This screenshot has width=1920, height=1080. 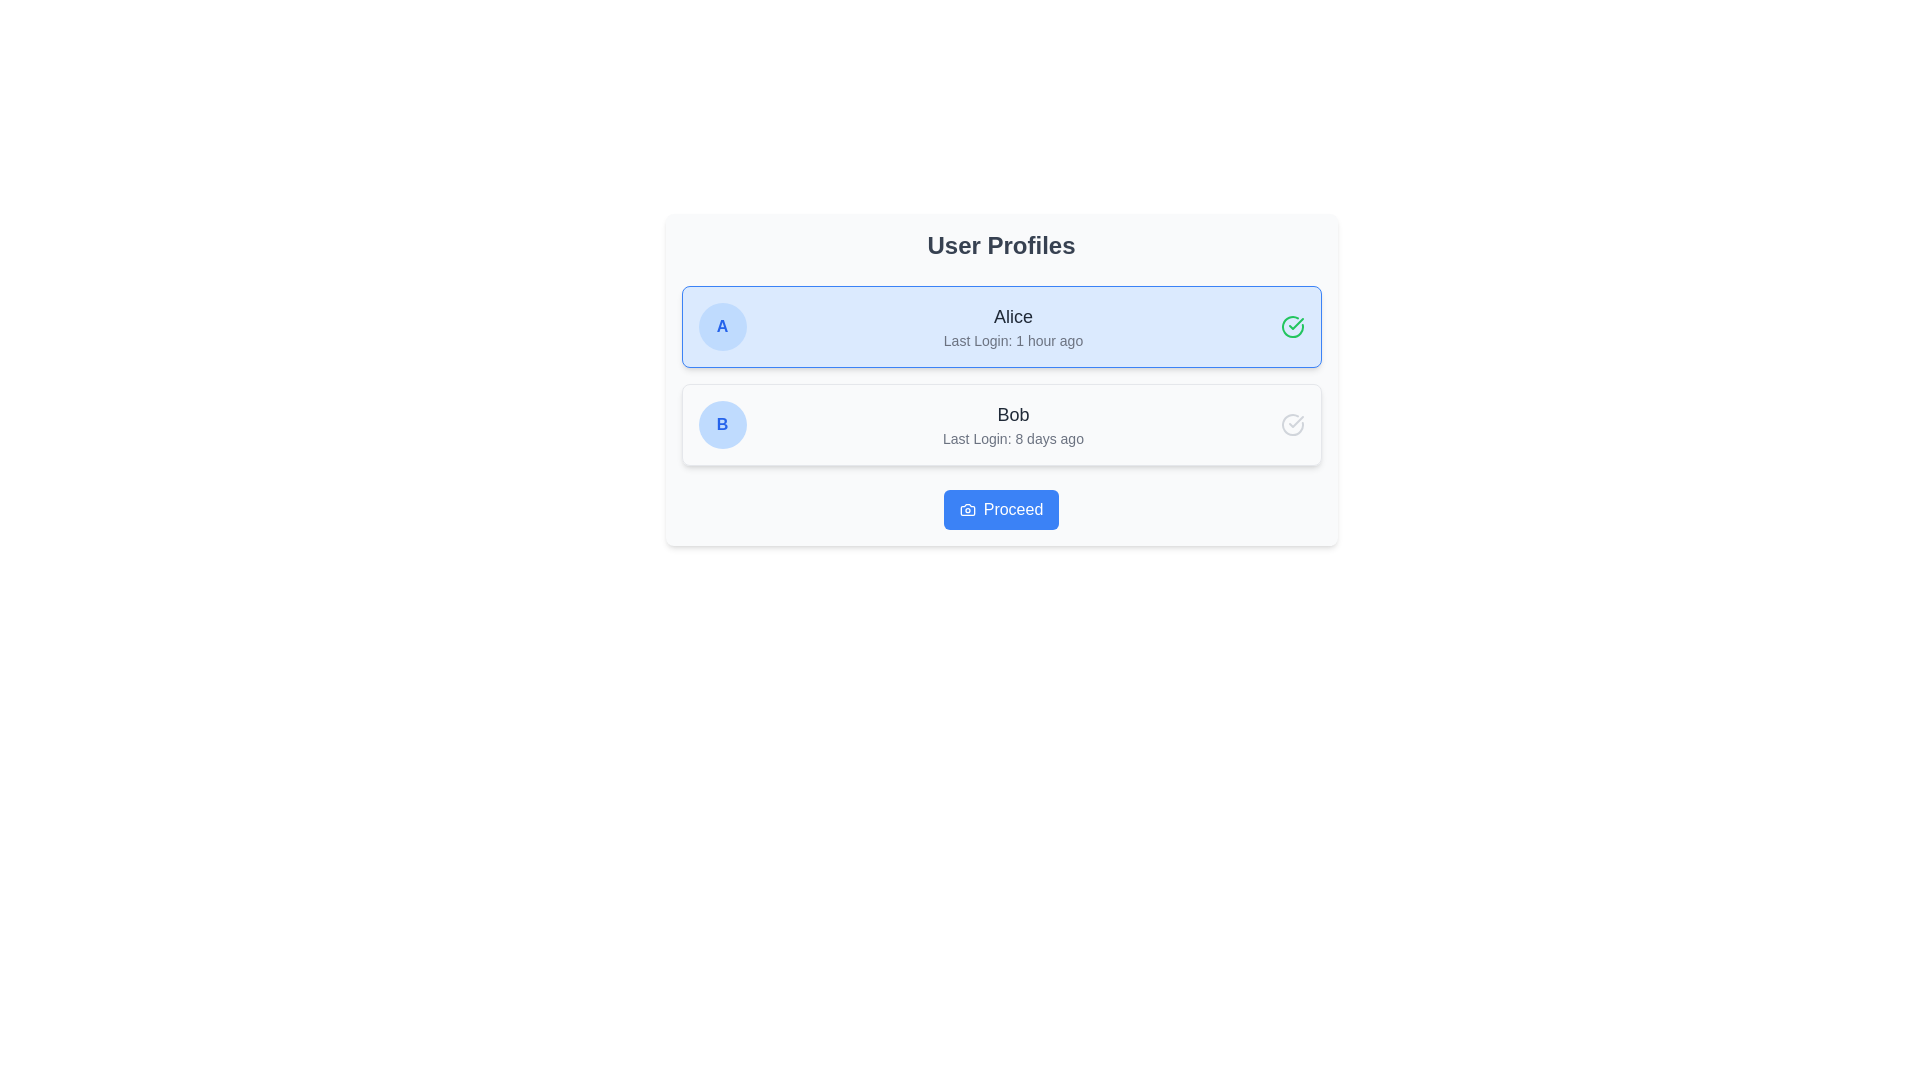 What do you see at coordinates (1296, 323) in the screenshot?
I see `checkmark icon within the SVG graphic located to the right of the user card labeled 'Alice' using developer tools` at bounding box center [1296, 323].